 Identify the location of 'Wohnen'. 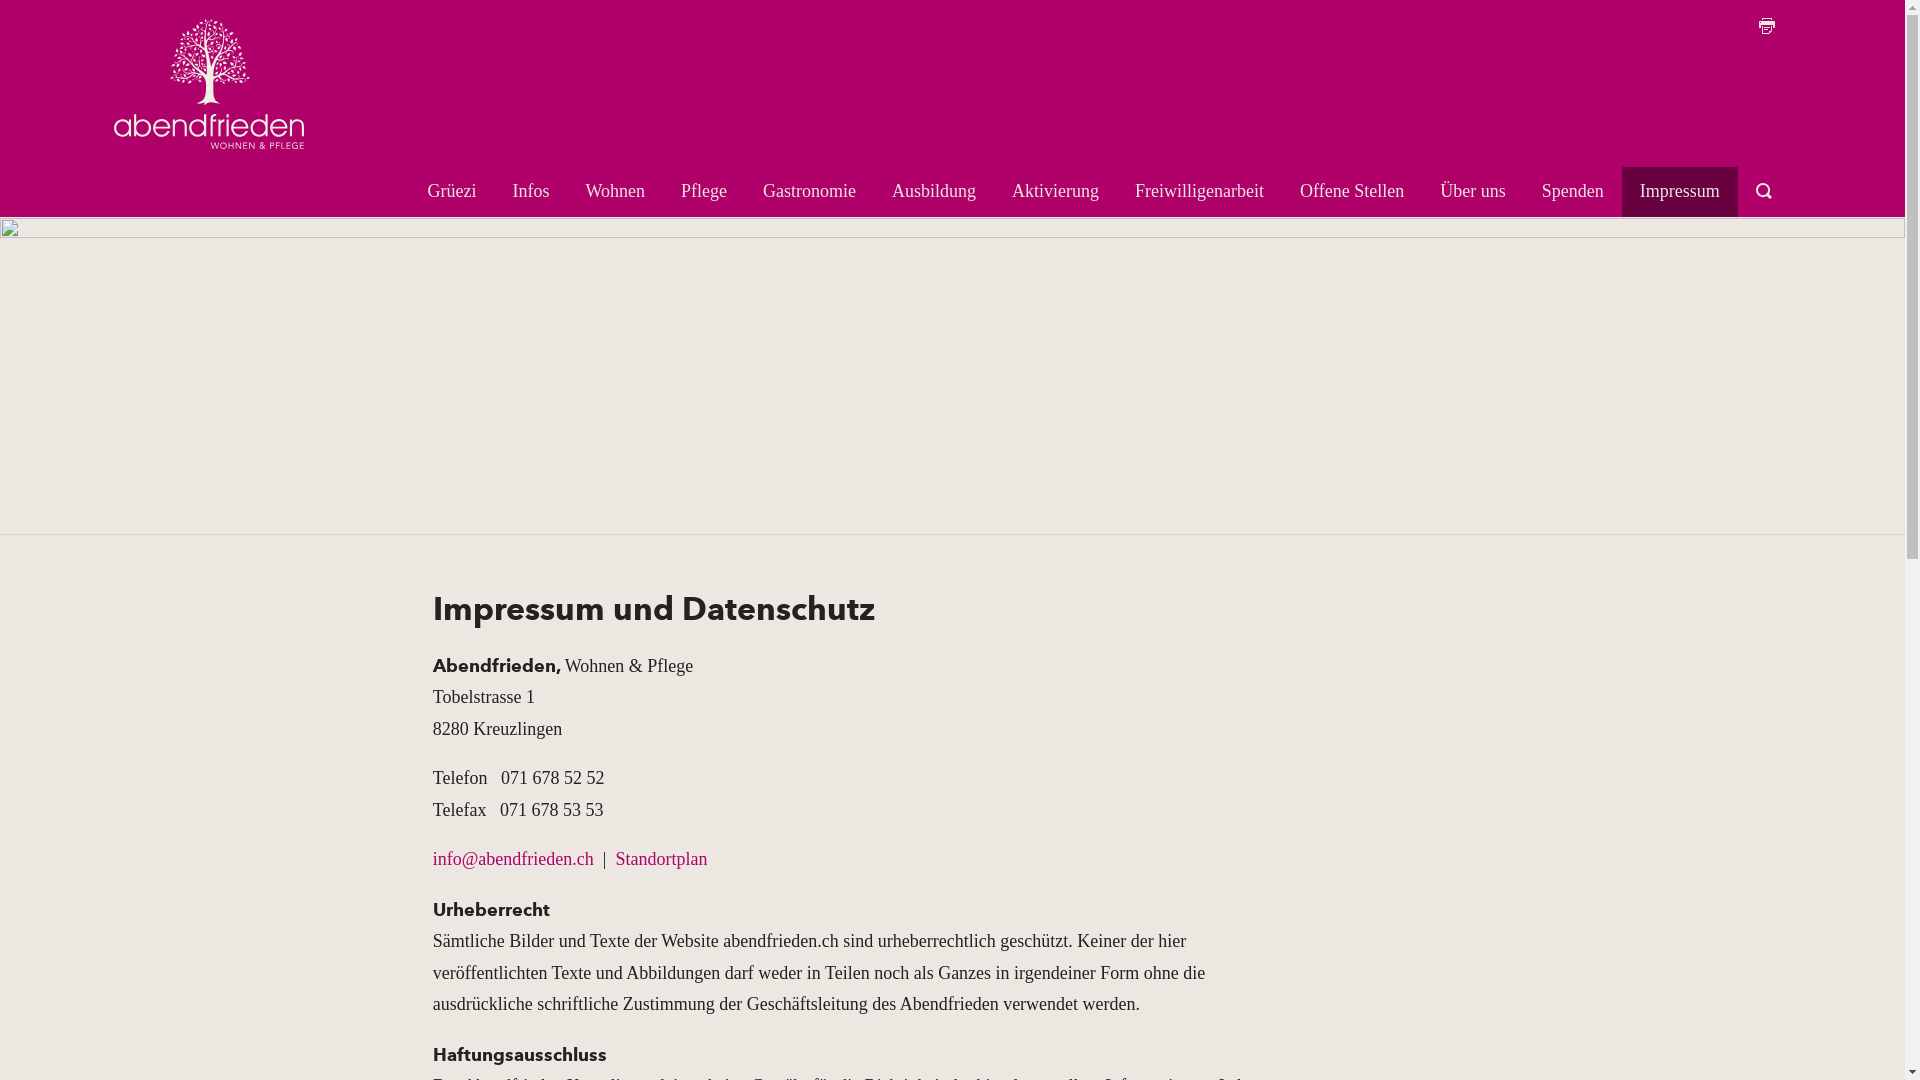
(614, 192).